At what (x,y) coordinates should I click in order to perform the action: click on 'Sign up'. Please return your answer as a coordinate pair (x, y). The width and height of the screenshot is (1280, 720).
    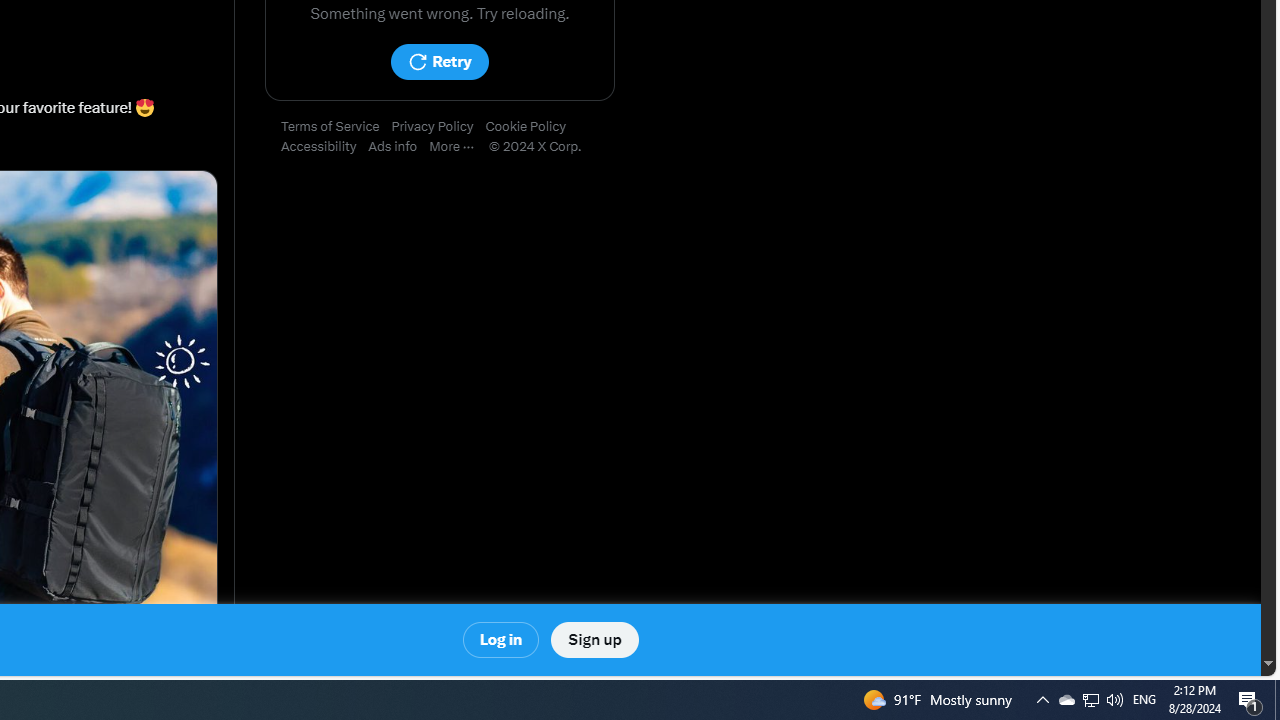
    Looking at the image, I should click on (593, 640).